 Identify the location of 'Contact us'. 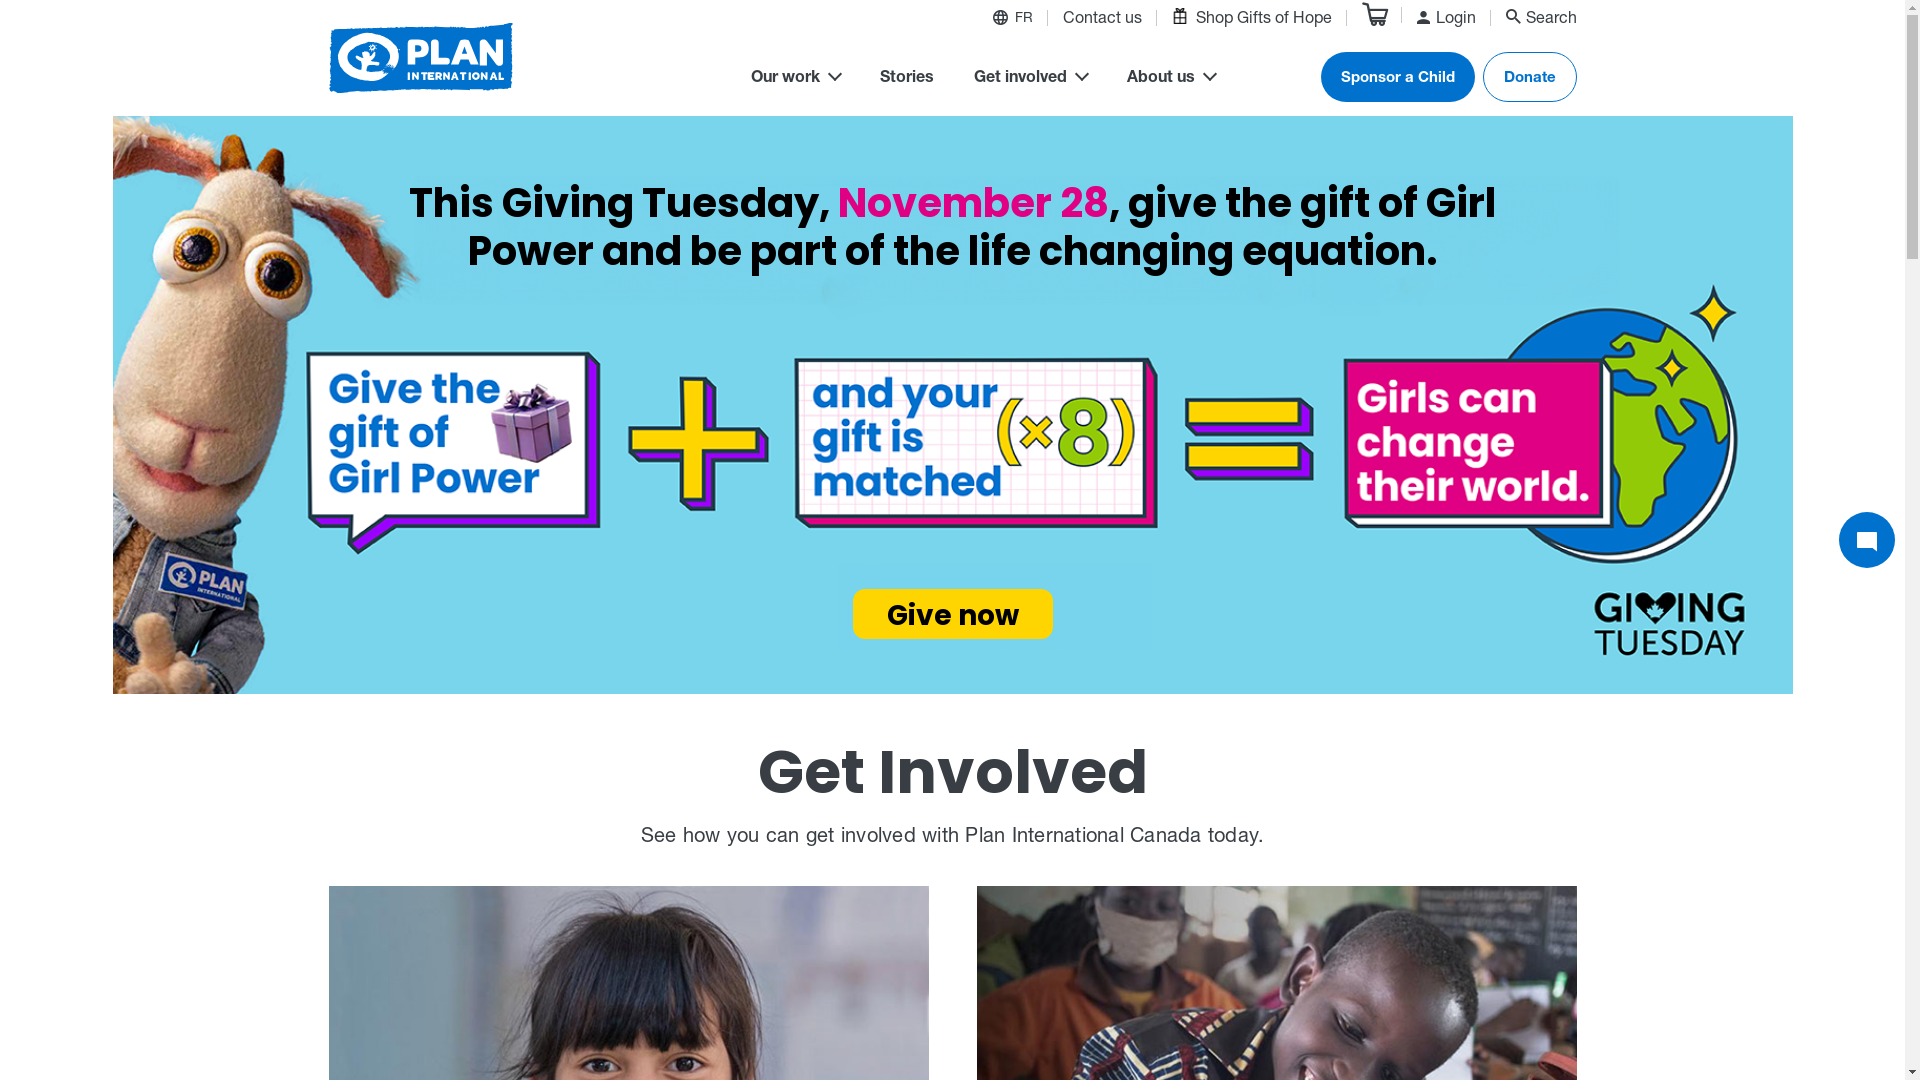
(1100, 20).